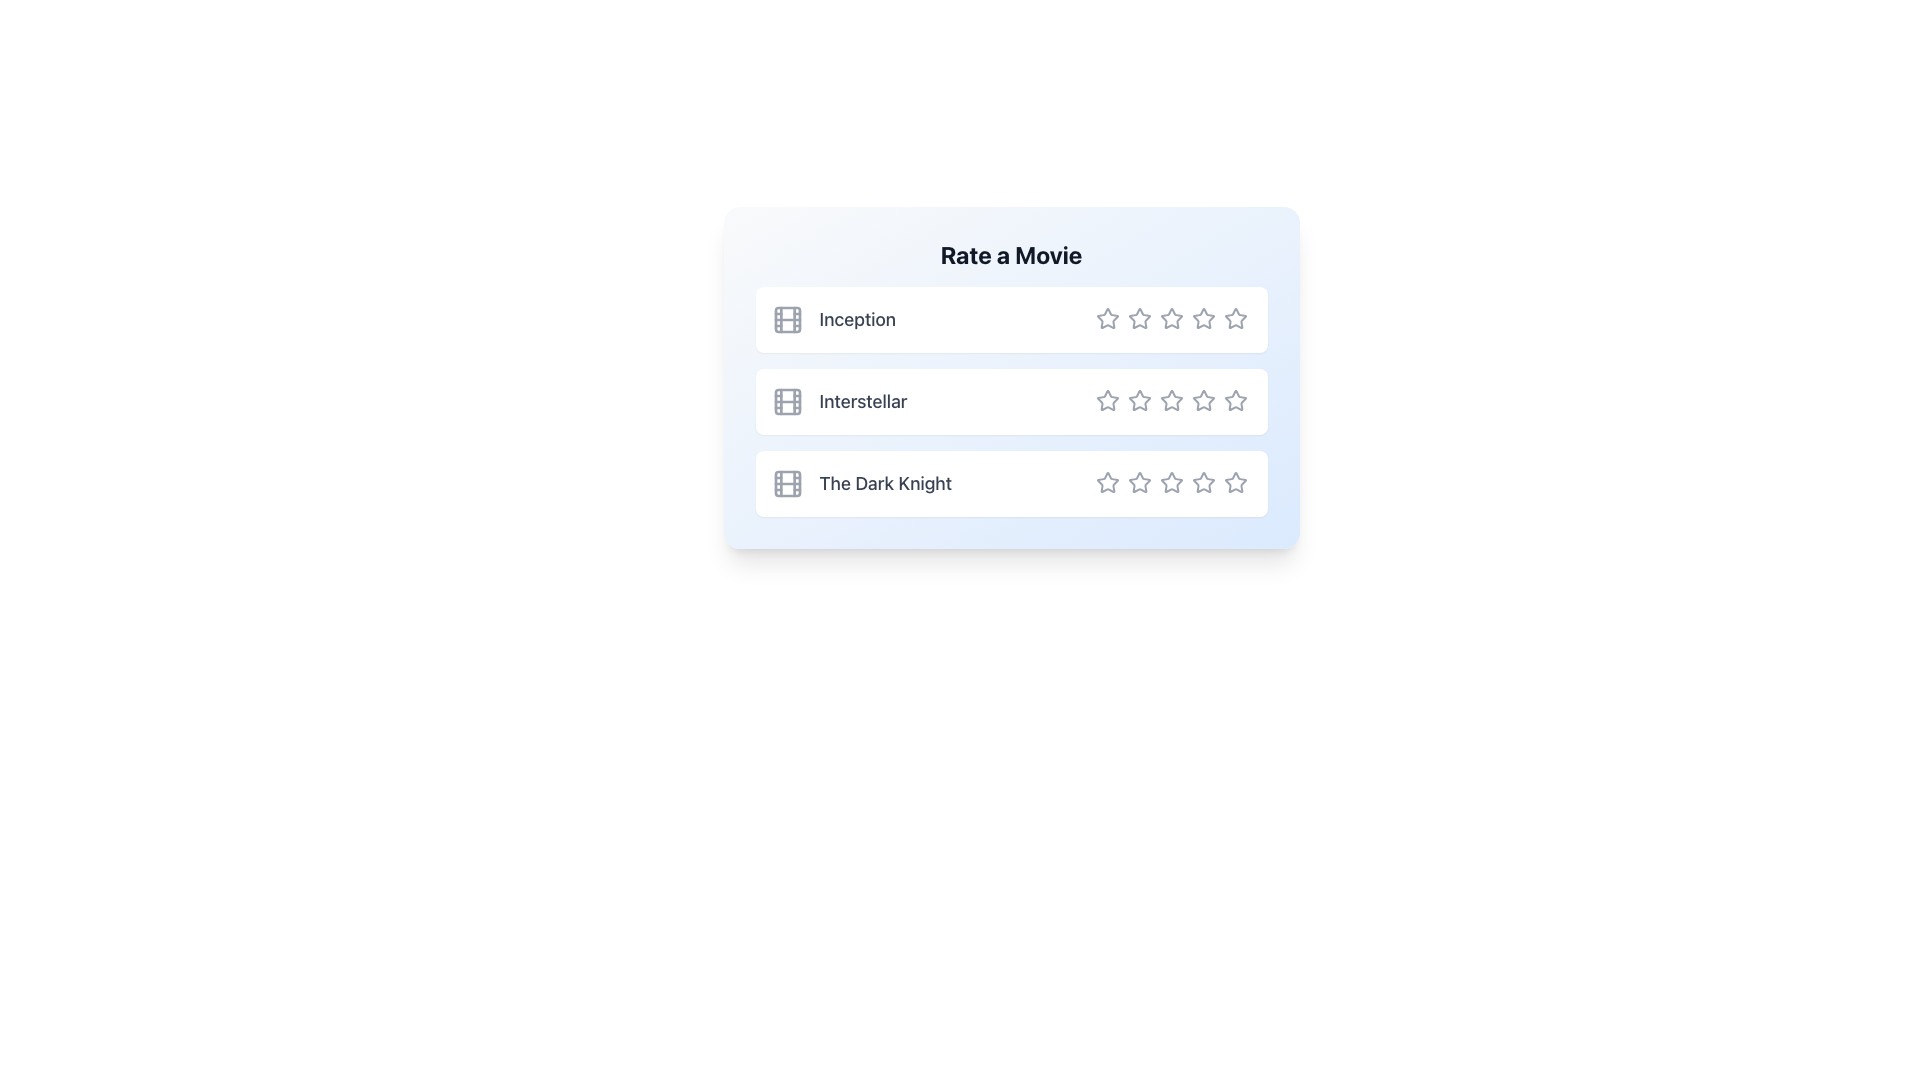 This screenshot has height=1080, width=1920. What do you see at coordinates (1106, 318) in the screenshot?
I see `the first star button in the five-star rating system for the movie 'Inception'` at bounding box center [1106, 318].